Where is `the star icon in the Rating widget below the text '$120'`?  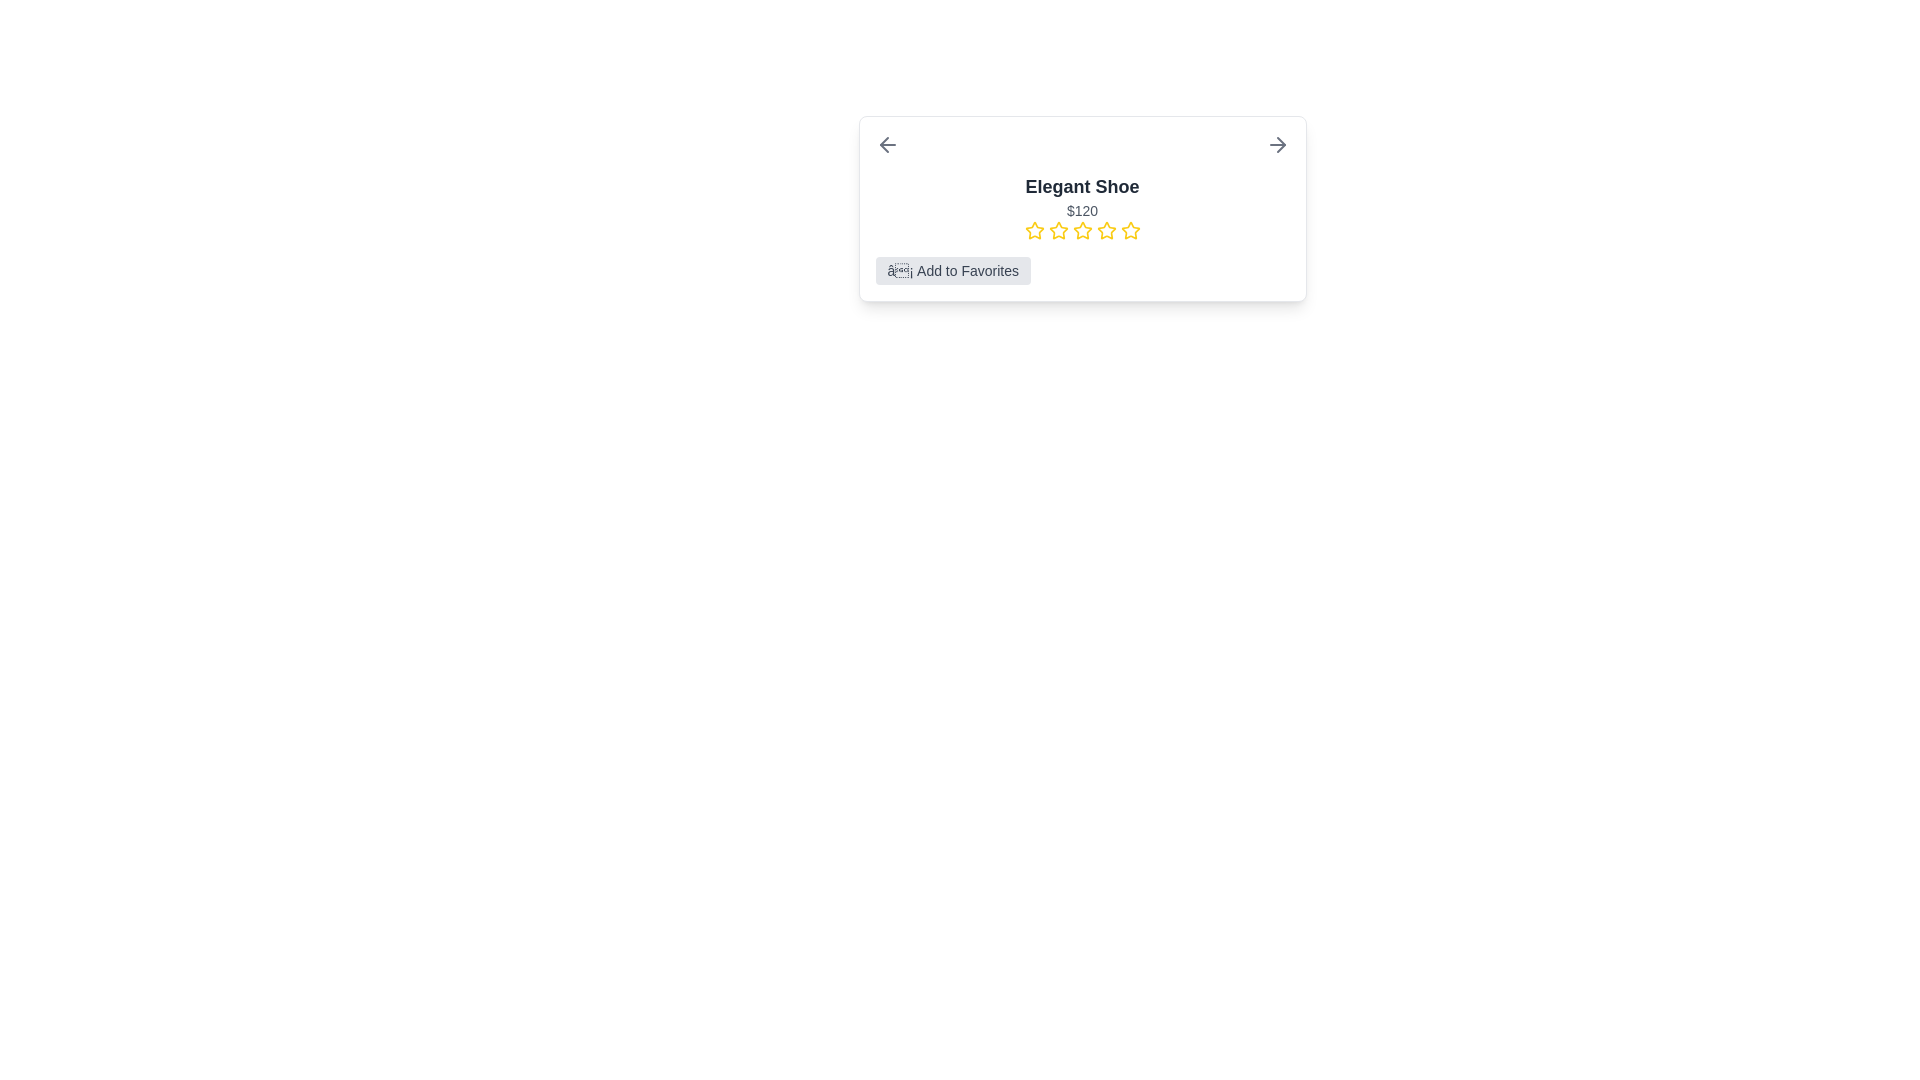 the star icon in the Rating widget below the text '$120' is located at coordinates (1081, 230).